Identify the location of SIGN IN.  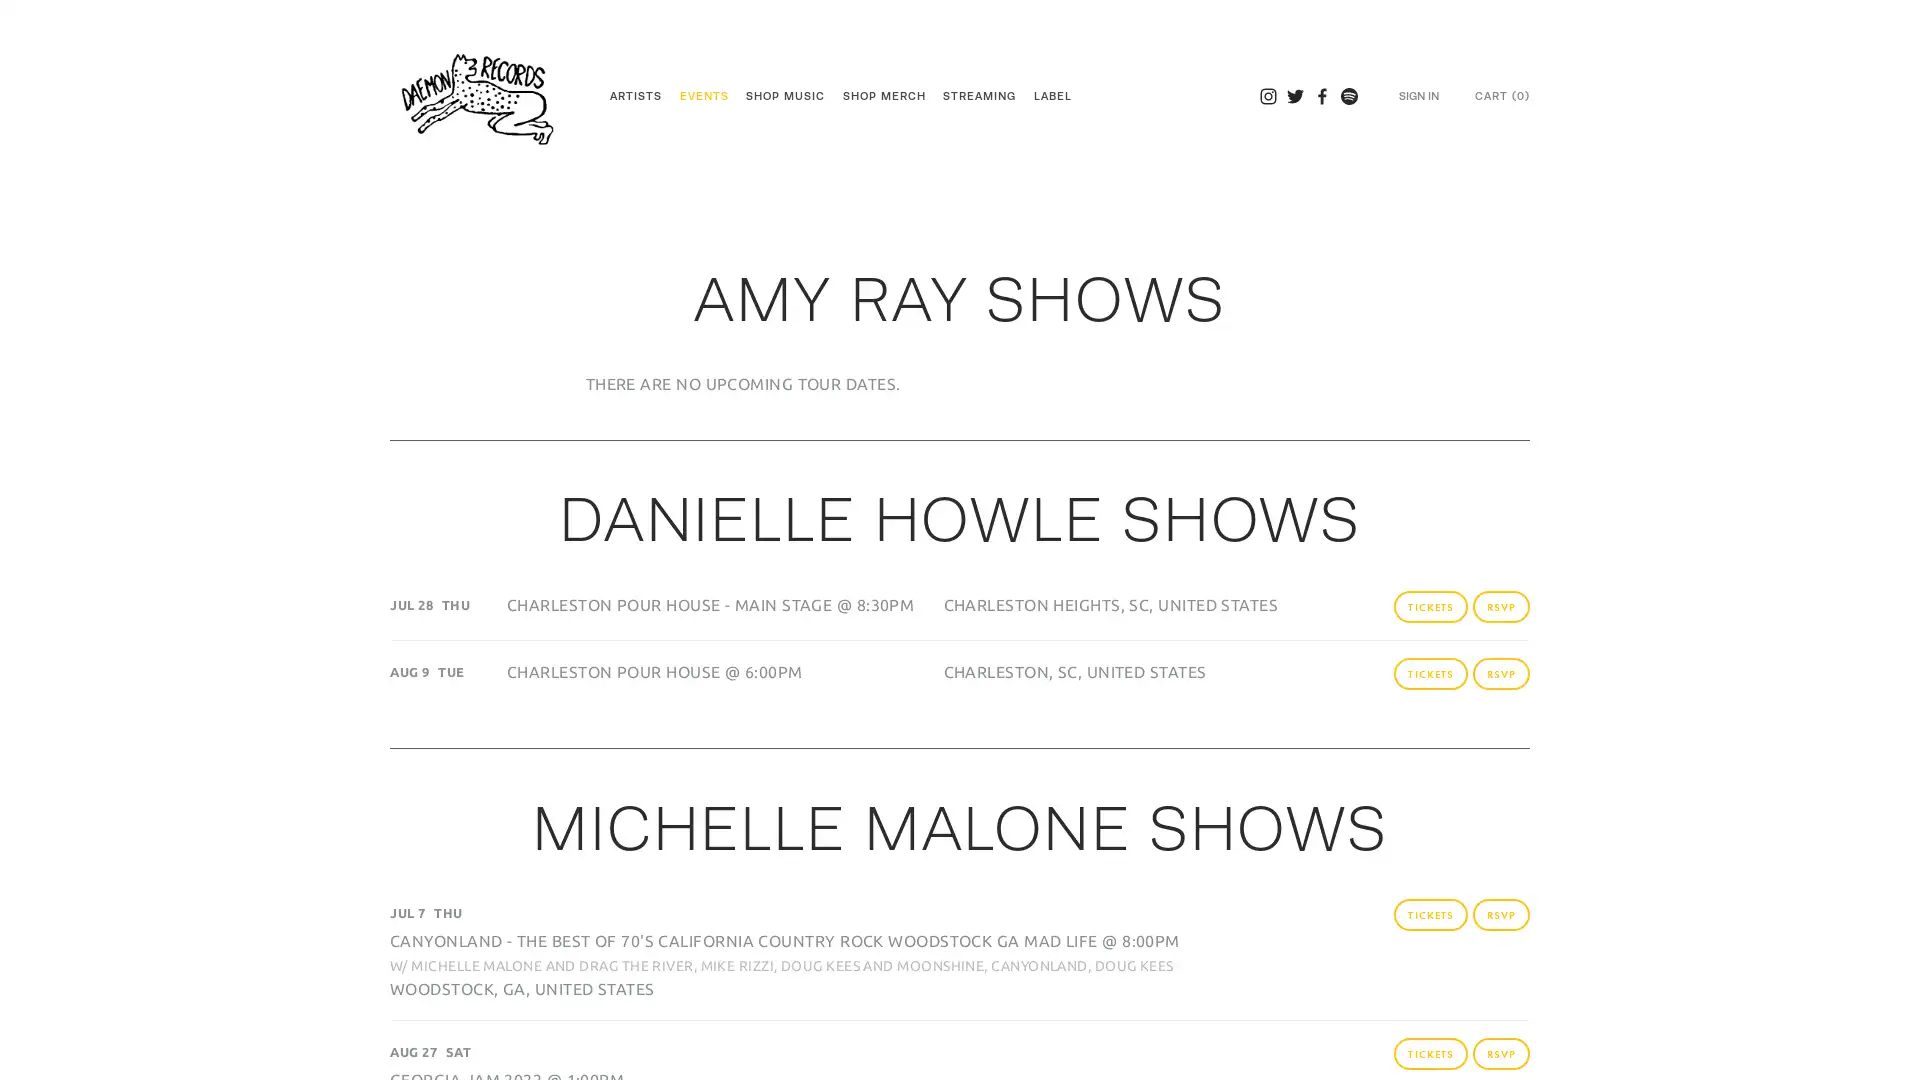
(1418, 95).